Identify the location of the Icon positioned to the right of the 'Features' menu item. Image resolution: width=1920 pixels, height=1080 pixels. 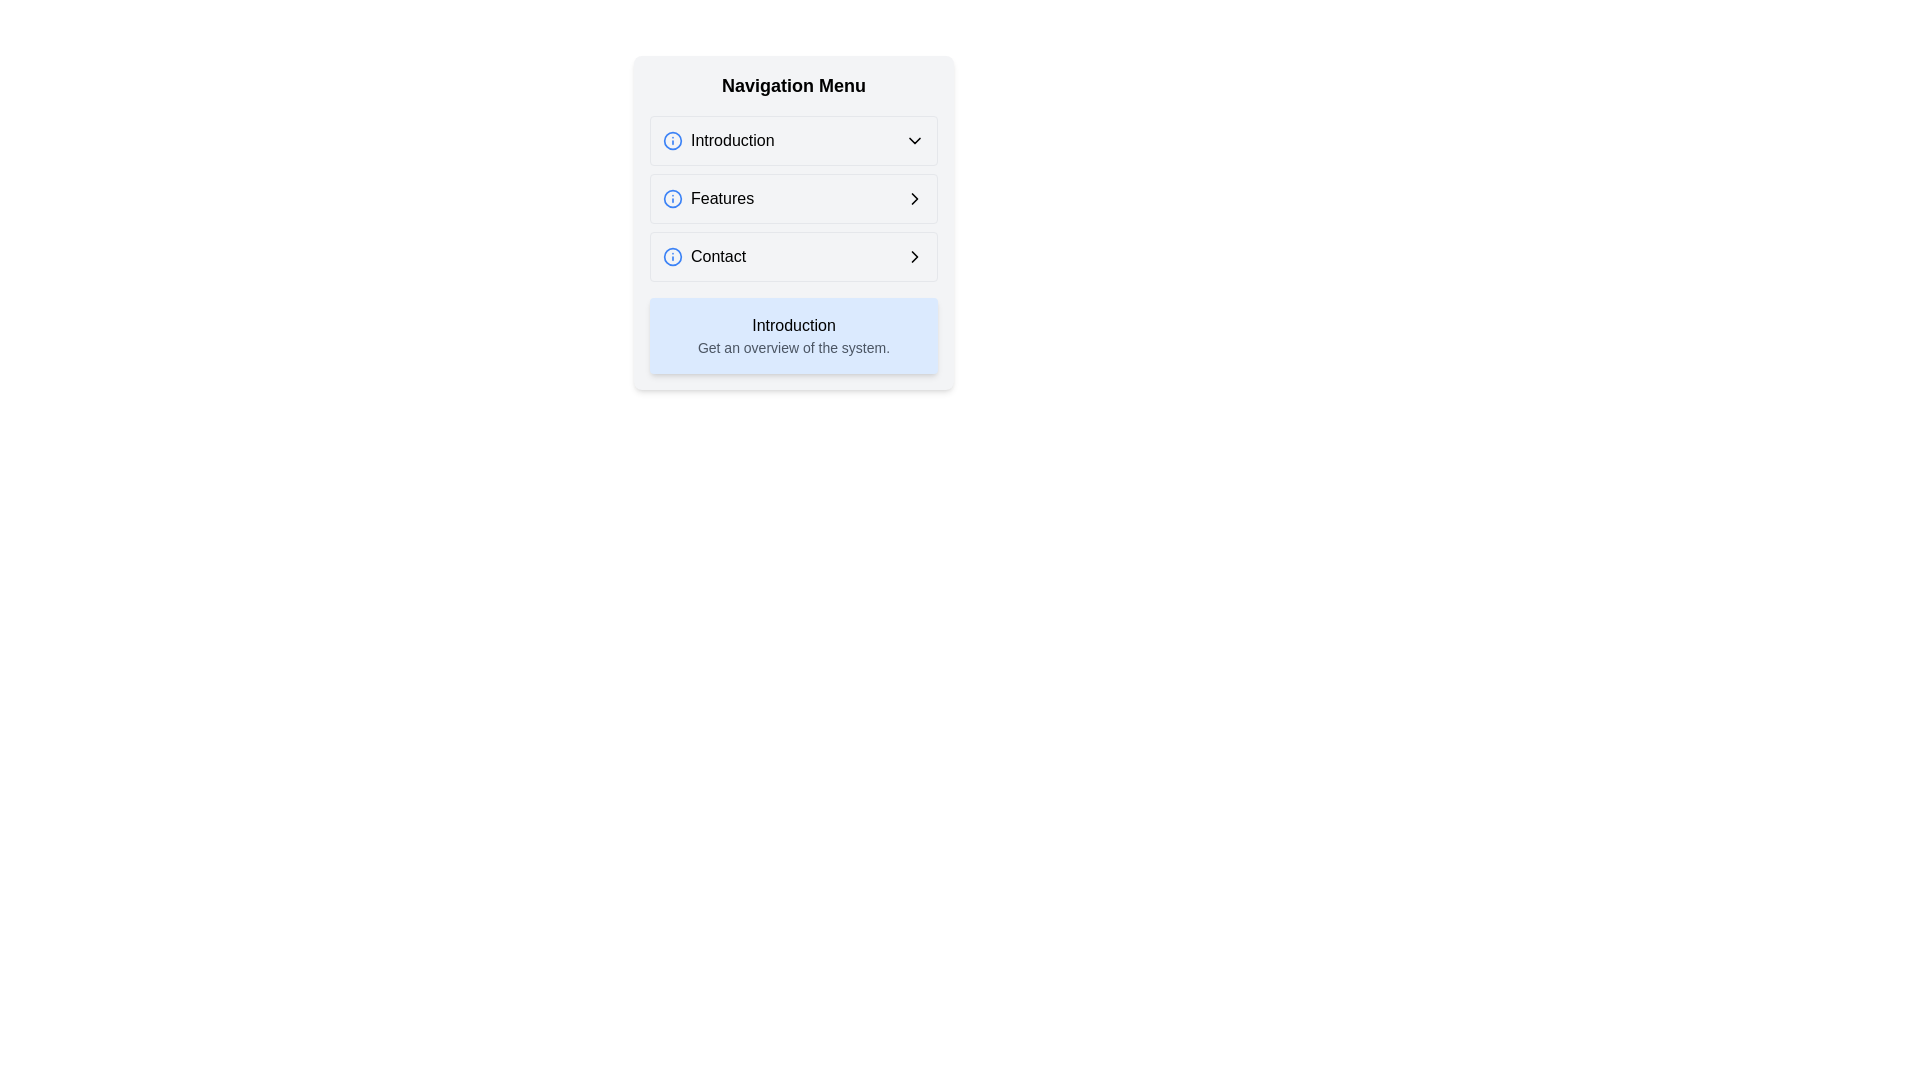
(914, 199).